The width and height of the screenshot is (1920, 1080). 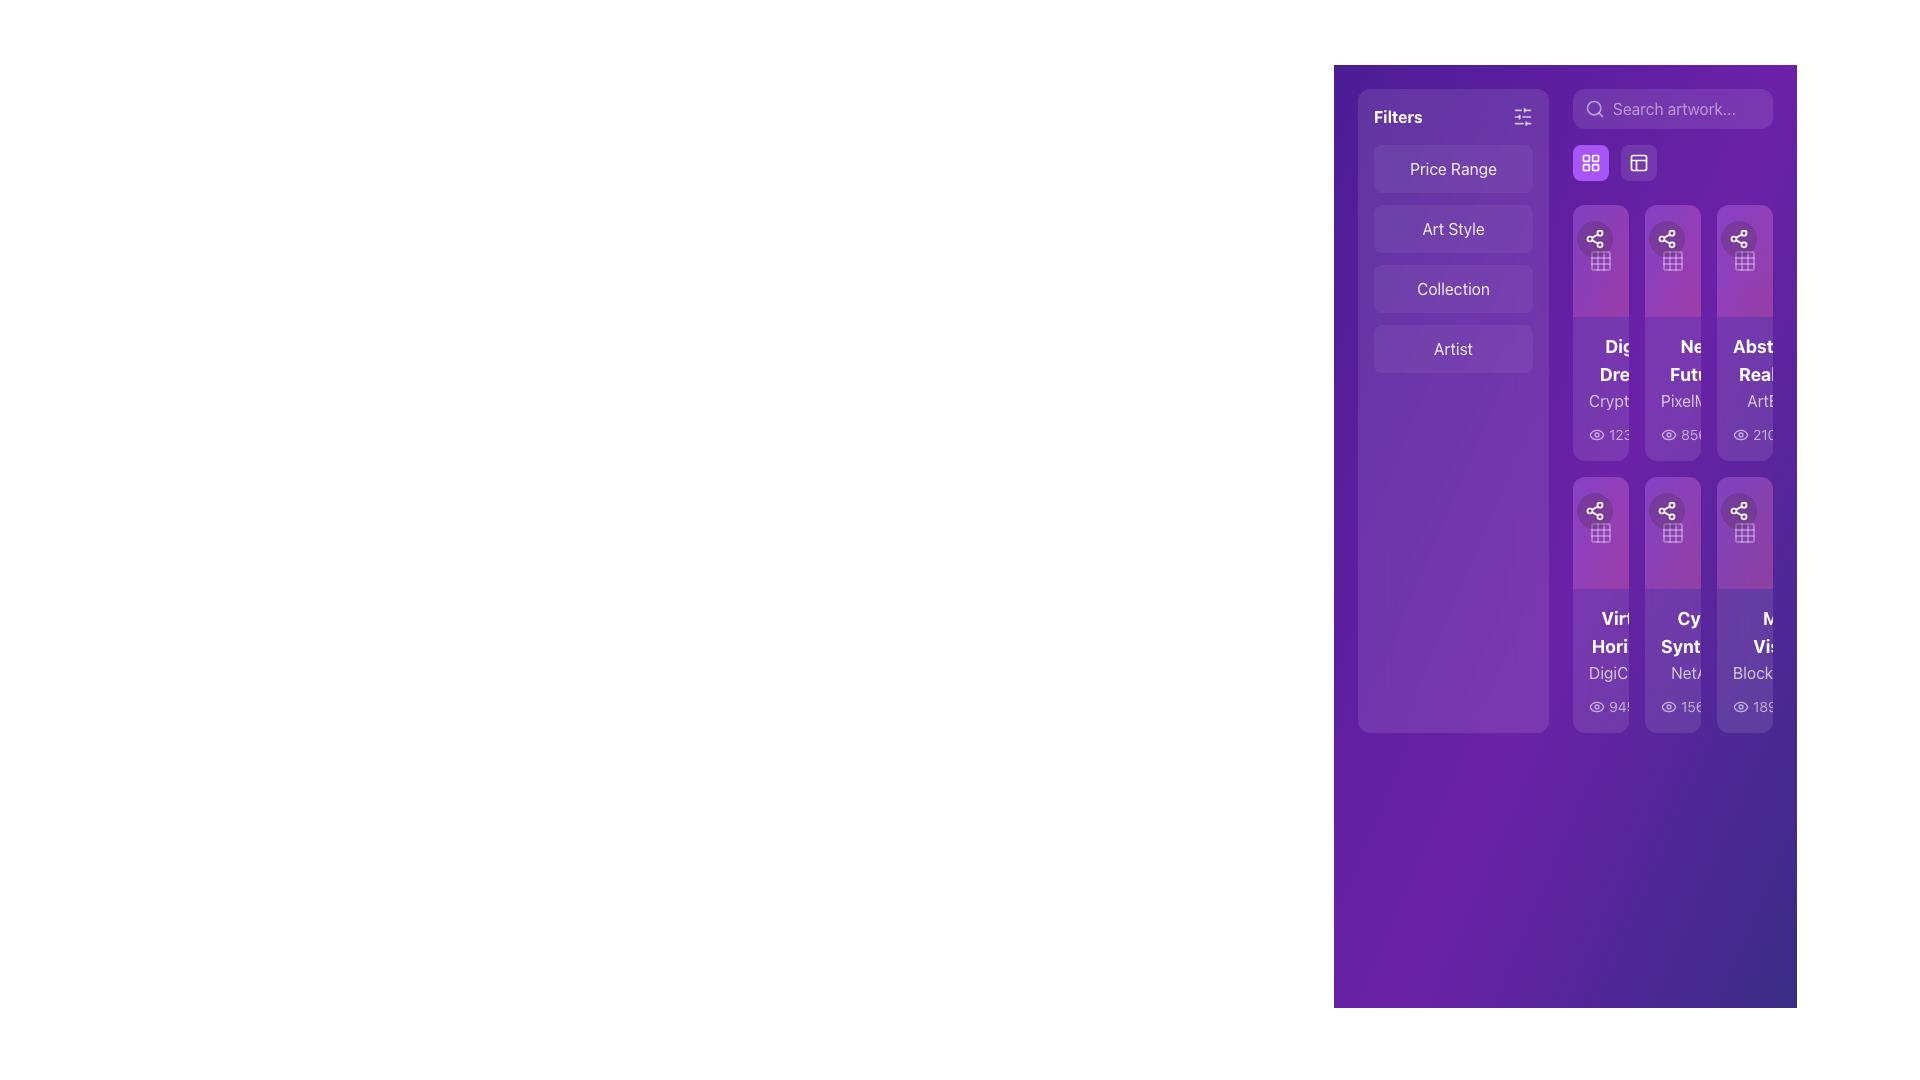 I want to click on the information icon, which is a white lowercase 'i' inside a circle, located at the bottom right corner of the fourth card in the second row of the grid layout, so click(x=1679, y=705).